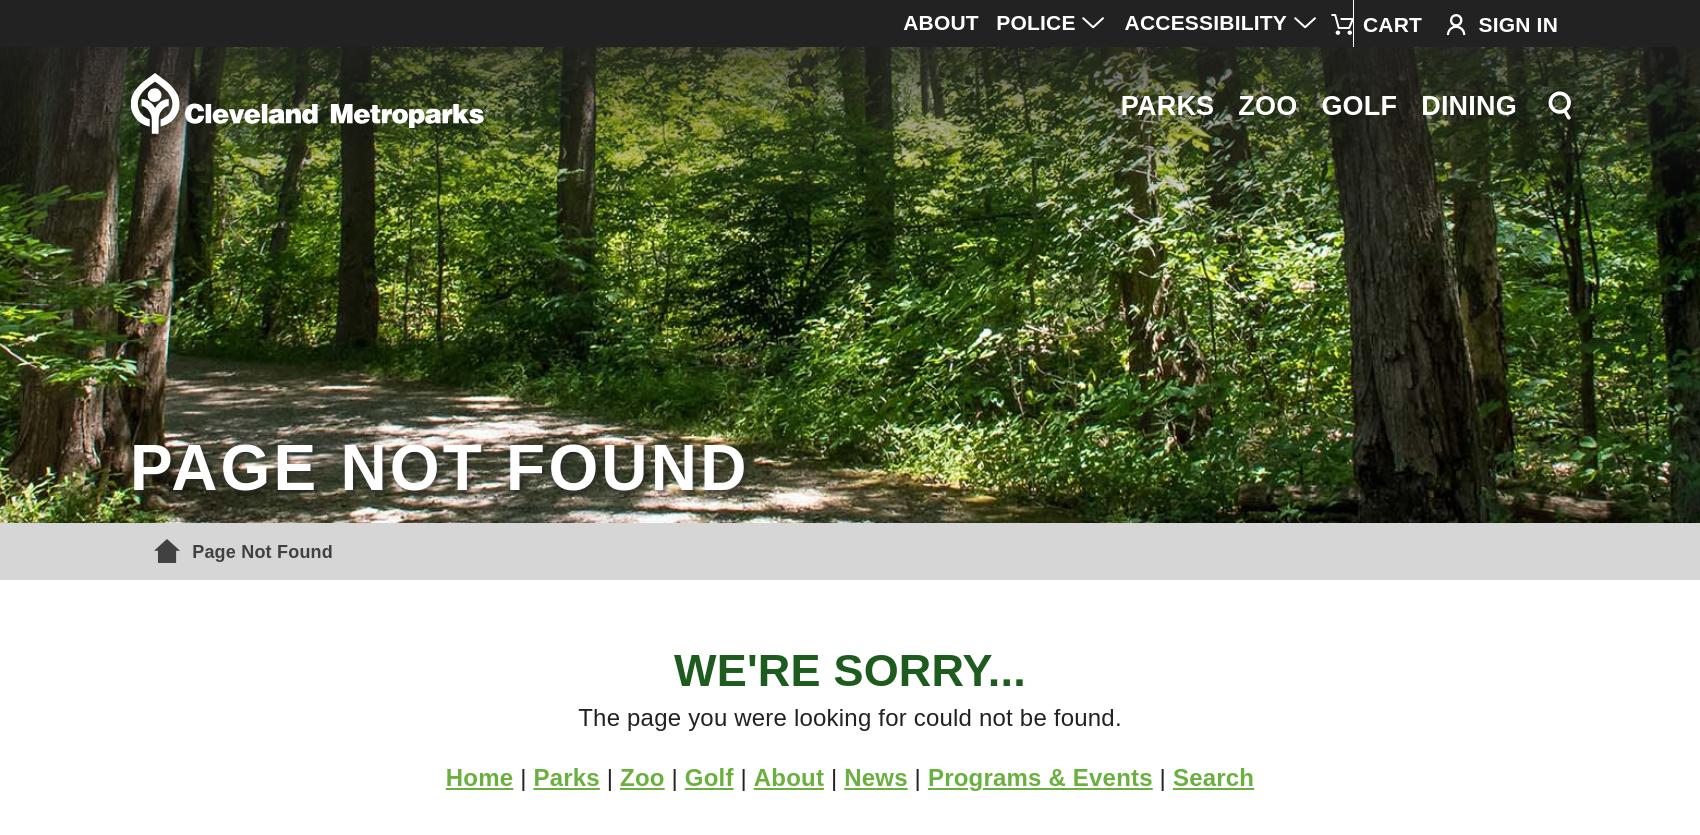 This screenshot has width=1700, height=835. Describe the element at coordinates (708, 776) in the screenshot. I see `'Golf'` at that location.